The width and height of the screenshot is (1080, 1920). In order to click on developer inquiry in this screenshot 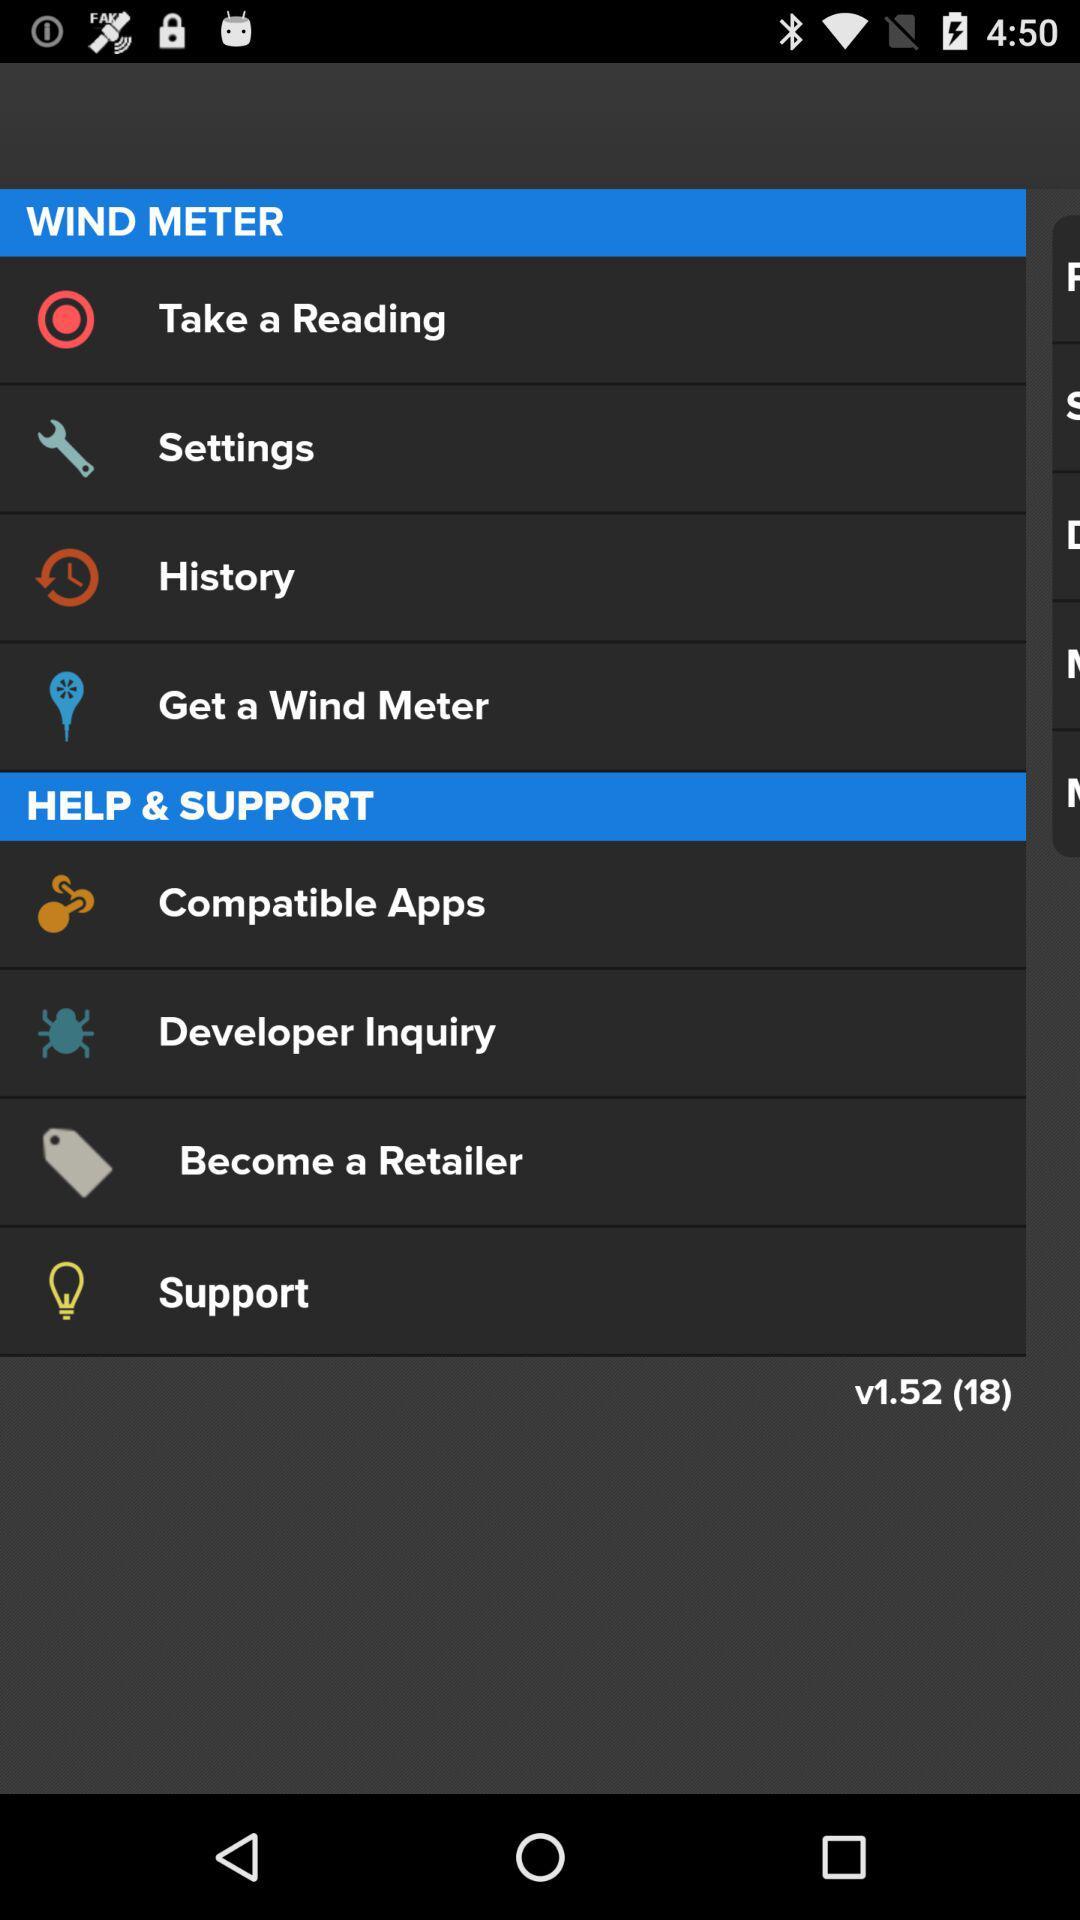, I will do `click(512, 1032)`.